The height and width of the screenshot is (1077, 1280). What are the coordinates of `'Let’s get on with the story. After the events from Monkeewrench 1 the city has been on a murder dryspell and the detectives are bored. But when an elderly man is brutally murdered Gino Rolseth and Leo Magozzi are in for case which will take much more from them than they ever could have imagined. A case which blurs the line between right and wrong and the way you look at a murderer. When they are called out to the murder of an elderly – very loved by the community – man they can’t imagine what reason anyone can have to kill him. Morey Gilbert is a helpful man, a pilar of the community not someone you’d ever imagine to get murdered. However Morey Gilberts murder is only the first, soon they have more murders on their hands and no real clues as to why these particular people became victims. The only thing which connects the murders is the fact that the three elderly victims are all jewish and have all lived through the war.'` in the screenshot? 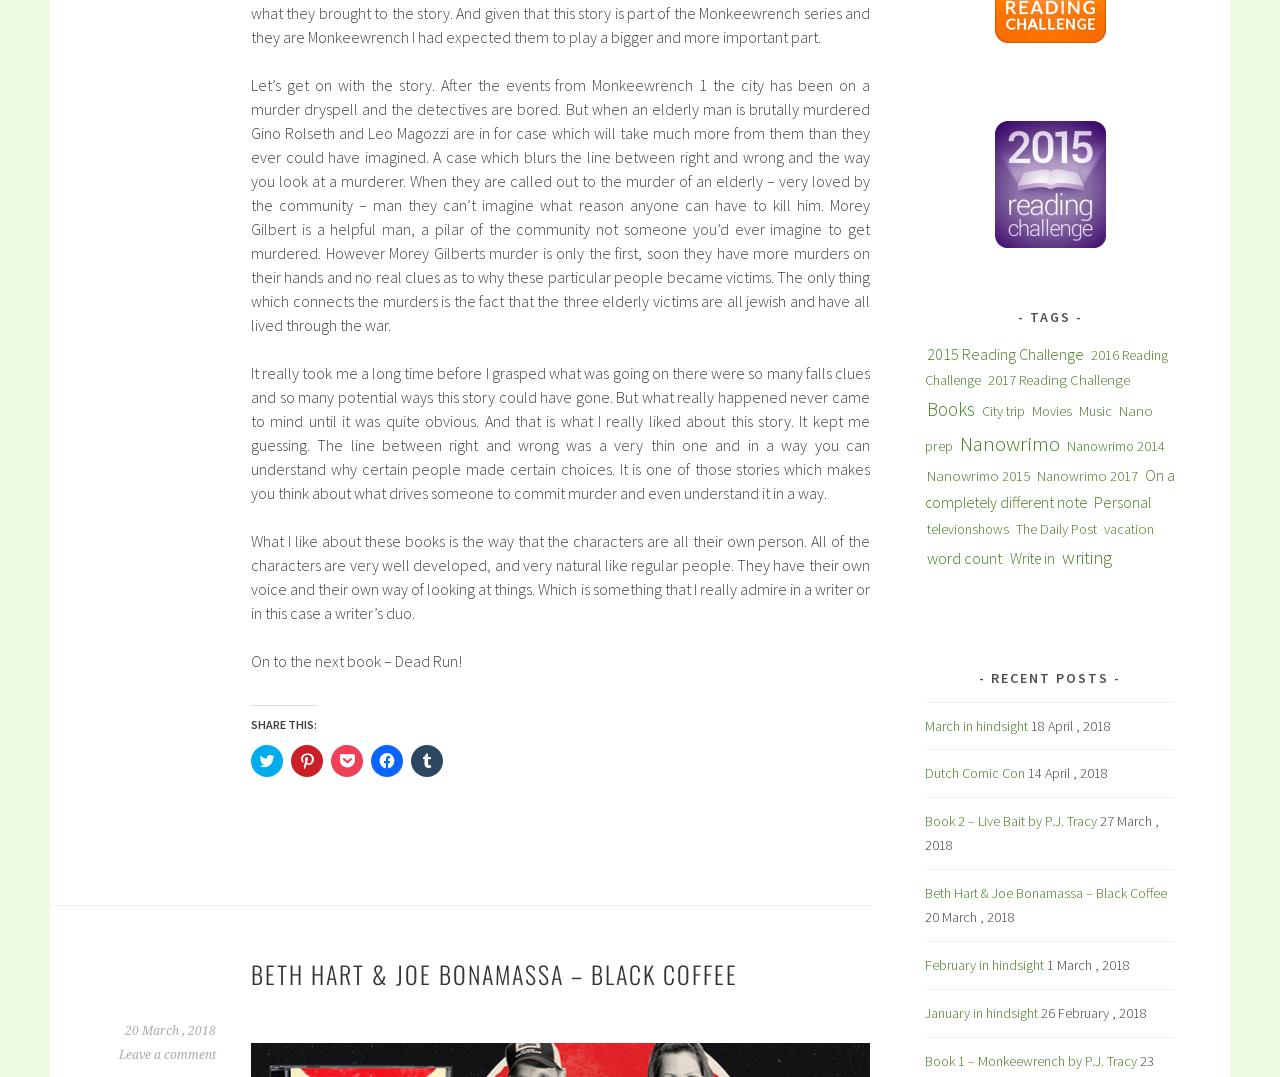 It's located at (560, 203).